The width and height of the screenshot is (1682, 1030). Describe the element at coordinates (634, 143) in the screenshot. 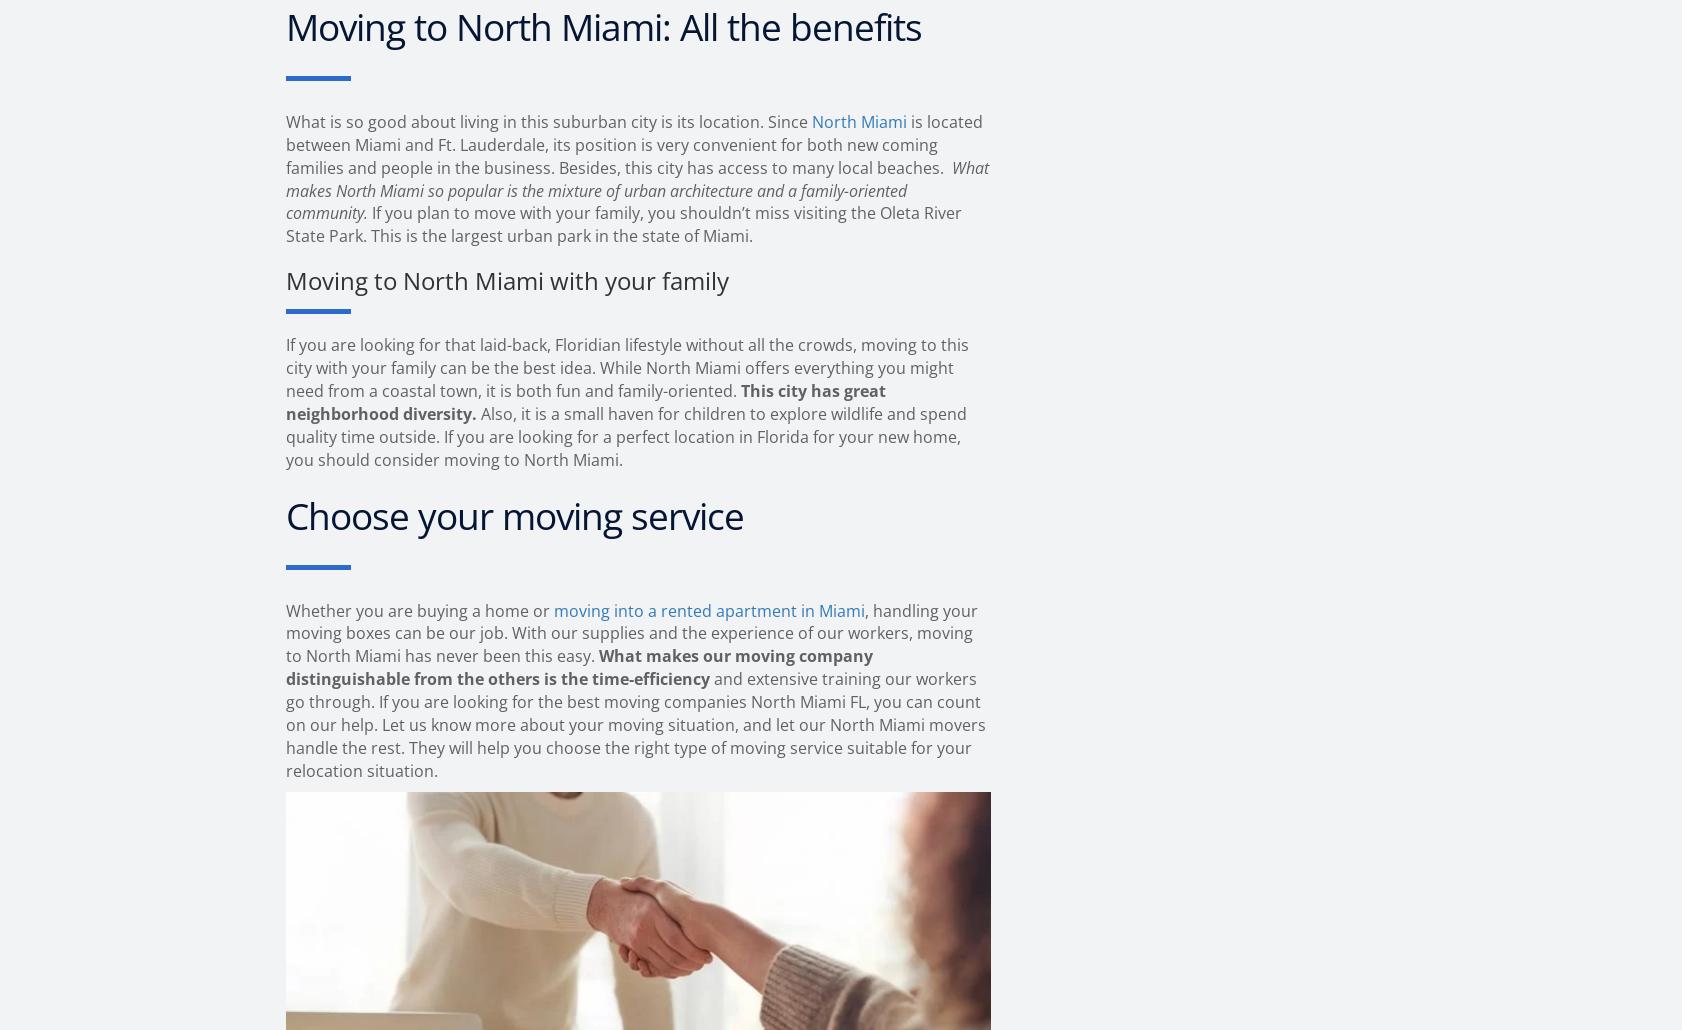

I see `'is located between Miami and Ft. Lauderdale, its position is very convenient for both new coming families and people in the business. Besides, this city has access to many local beaches.'` at that location.